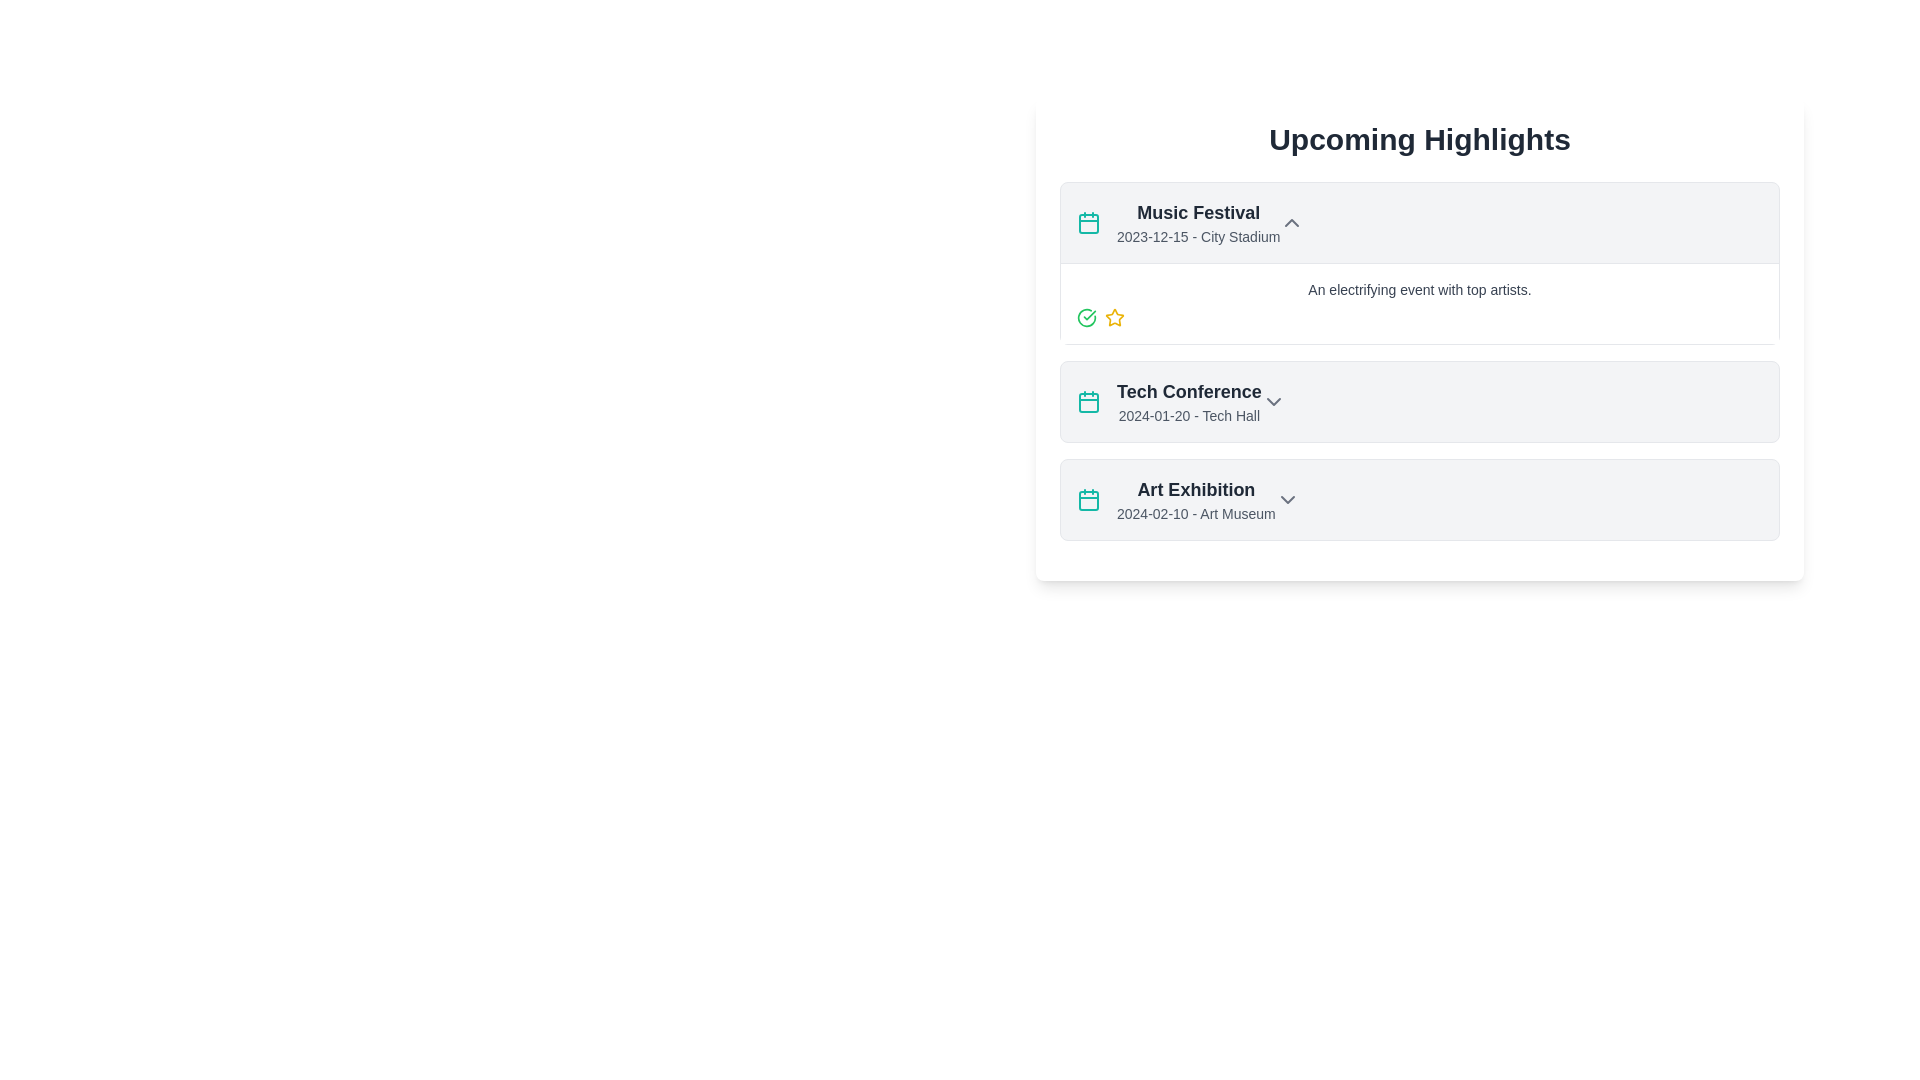 Image resolution: width=1920 pixels, height=1080 pixels. Describe the element at coordinates (1287, 499) in the screenshot. I see `the chevron icon` at that location.